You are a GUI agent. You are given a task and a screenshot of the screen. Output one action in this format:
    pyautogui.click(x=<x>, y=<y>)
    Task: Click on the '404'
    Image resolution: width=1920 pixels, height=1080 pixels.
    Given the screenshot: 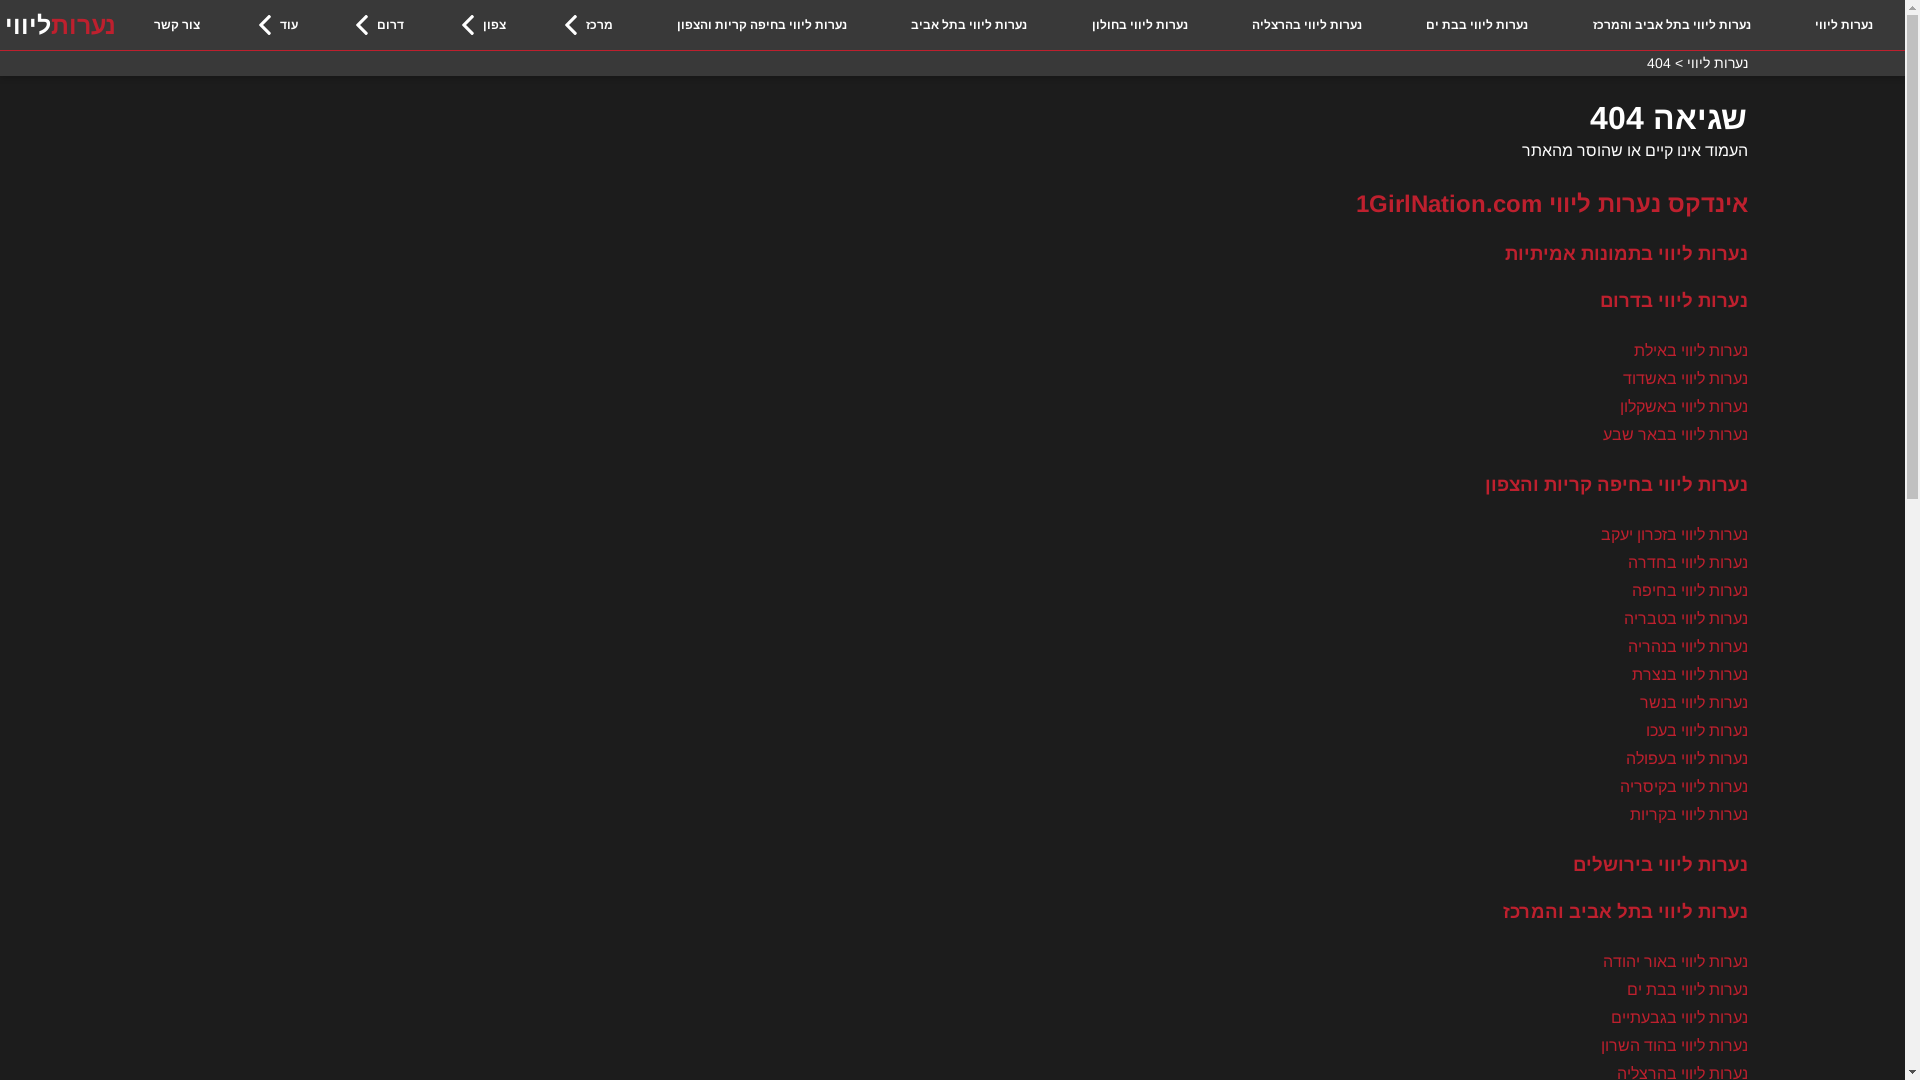 What is the action you would take?
    pyautogui.click(x=1646, y=61)
    